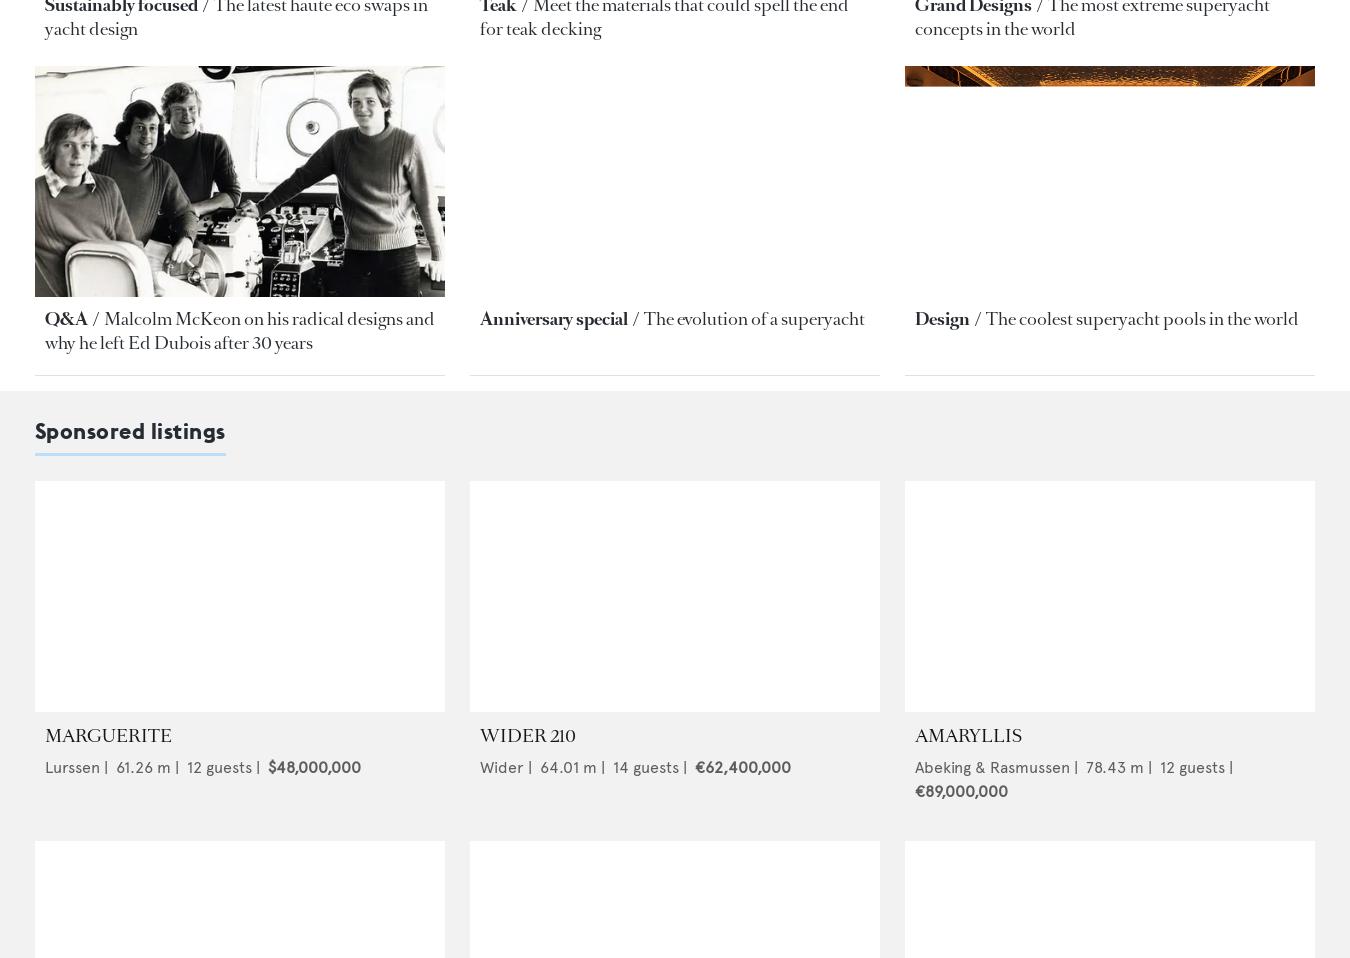  Describe the element at coordinates (479, 734) in the screenshot. I see `'WIDER 210'` at that location.